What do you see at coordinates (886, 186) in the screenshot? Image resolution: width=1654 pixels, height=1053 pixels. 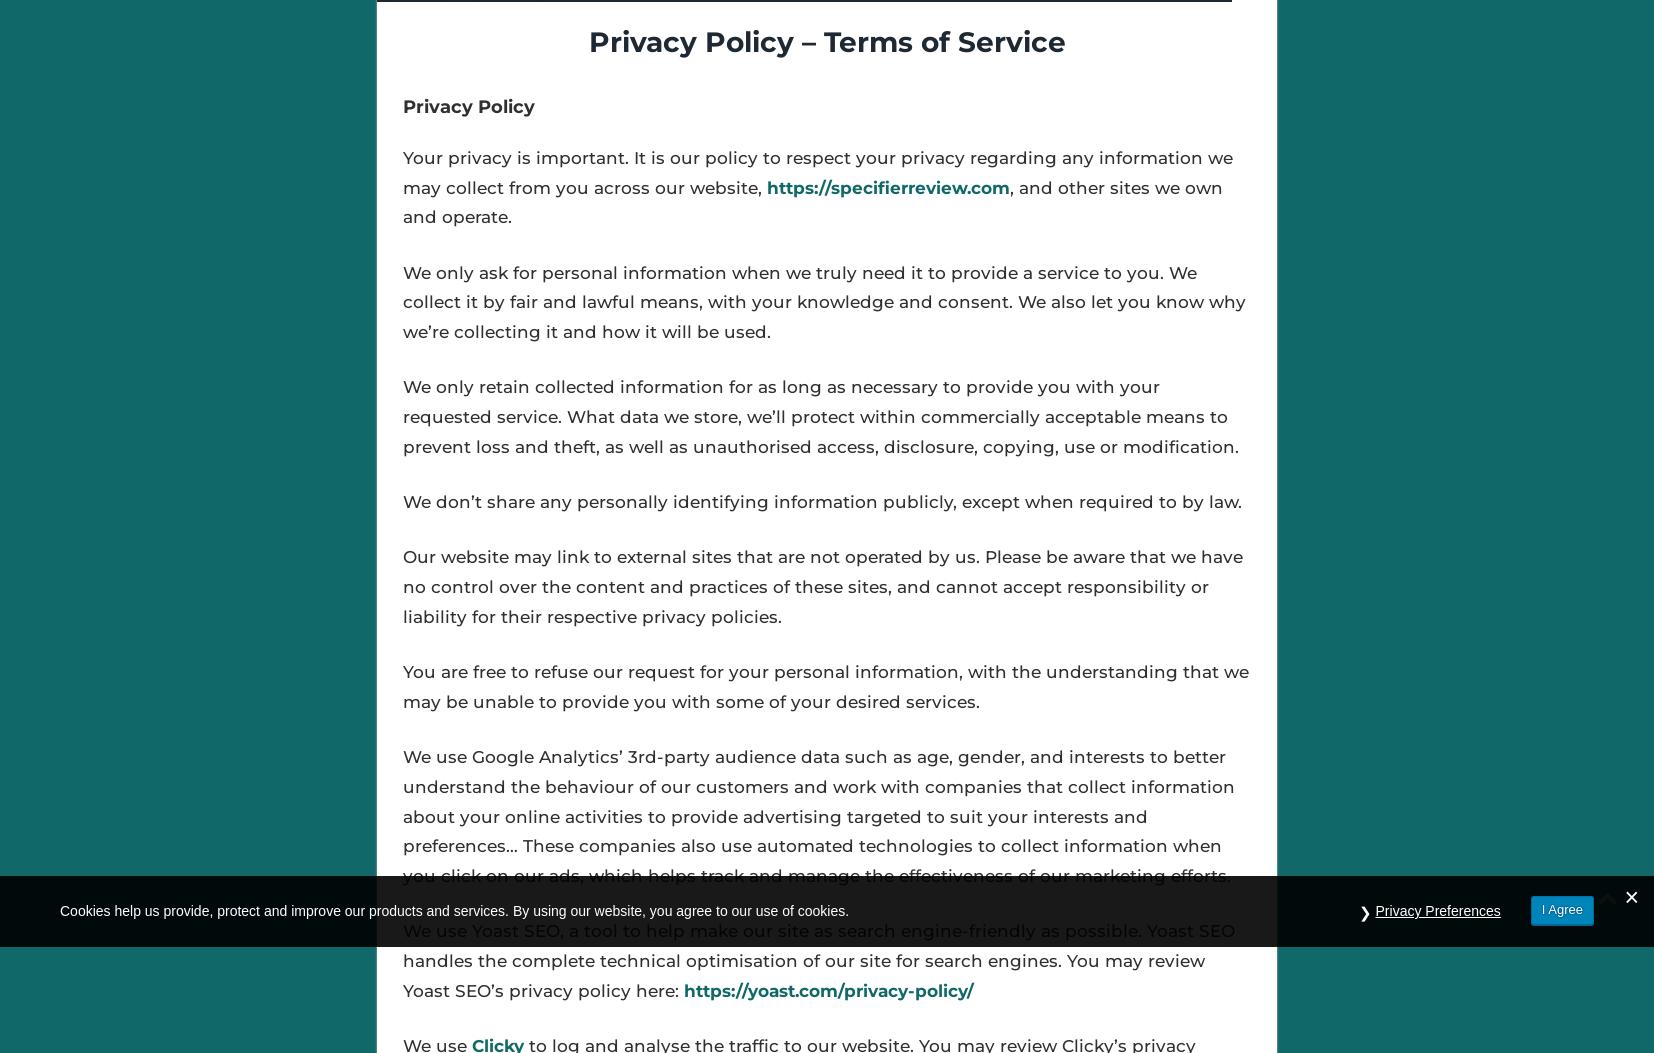 I see `'https://specifierreview.com'` at bounding box center [886, 186].